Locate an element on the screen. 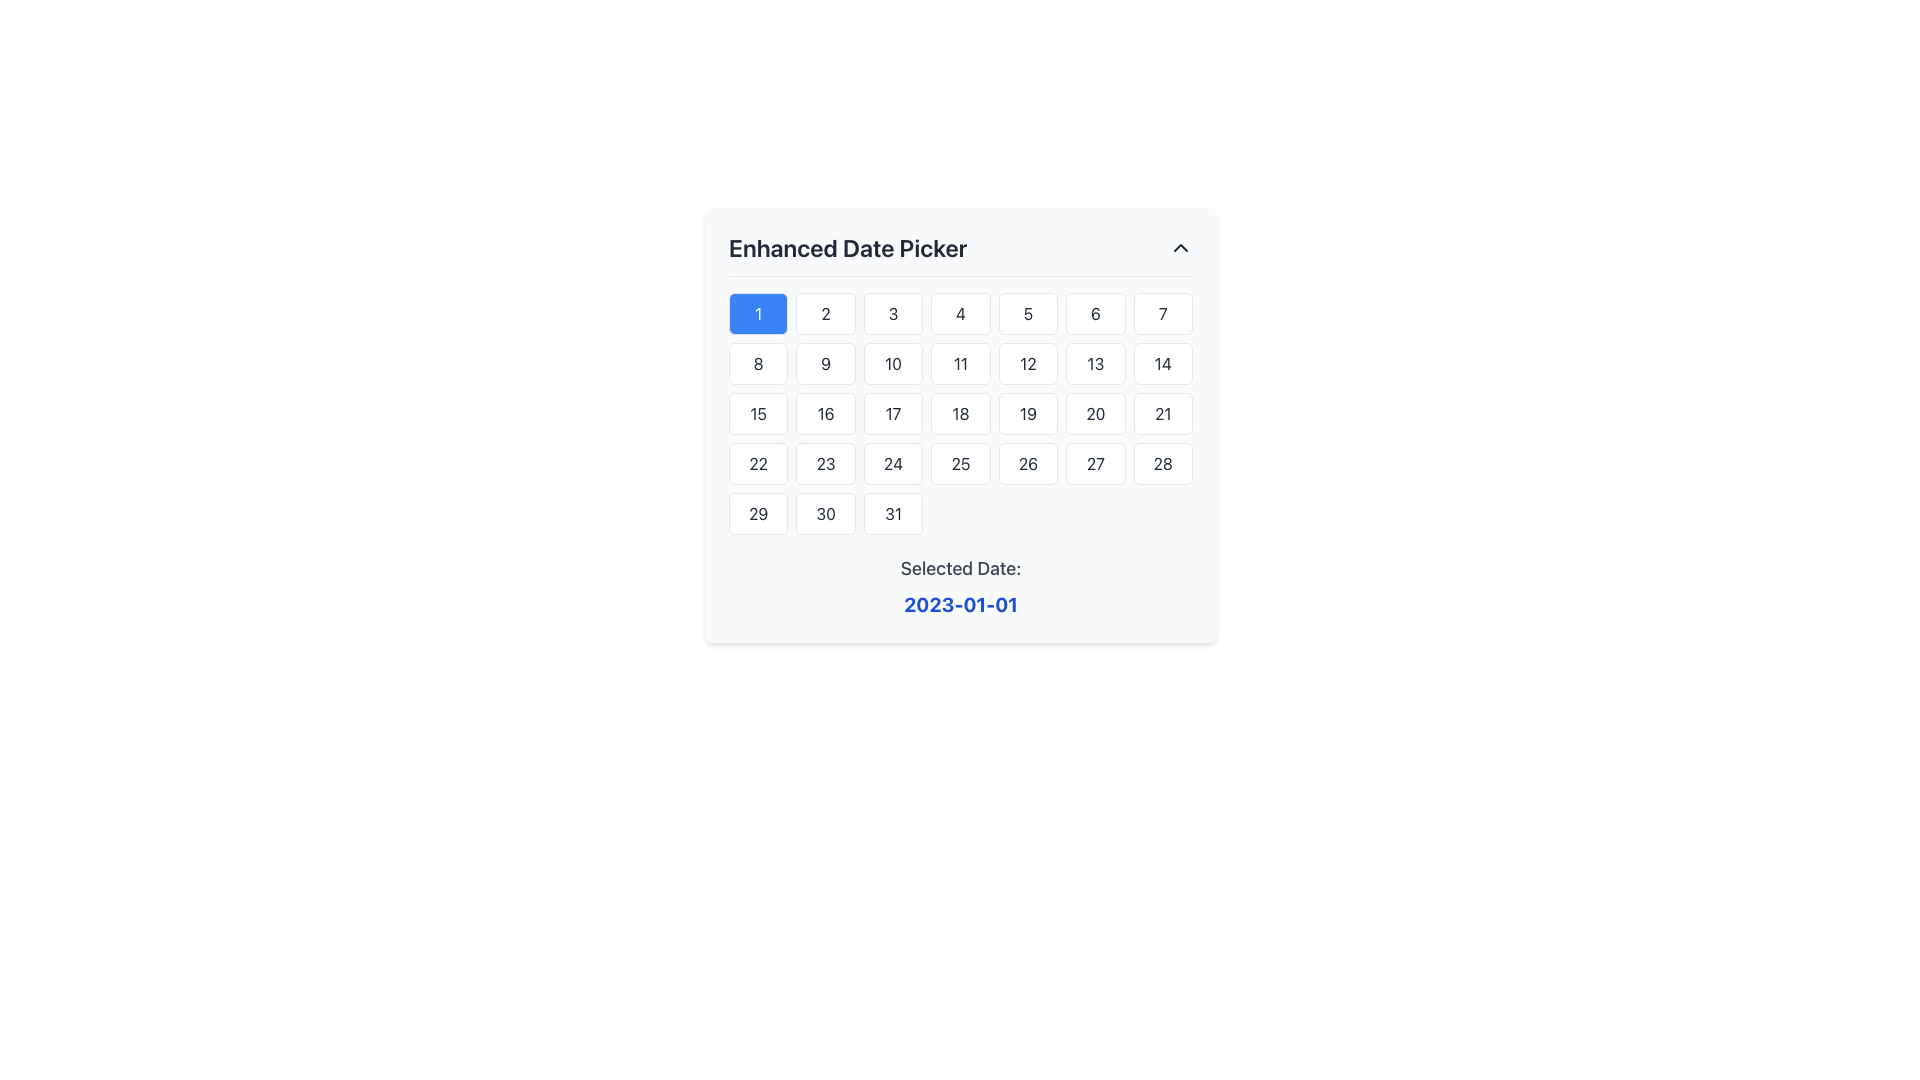  the button representing the 31st day of the month in the date picker is located at coordinates (892, 512).